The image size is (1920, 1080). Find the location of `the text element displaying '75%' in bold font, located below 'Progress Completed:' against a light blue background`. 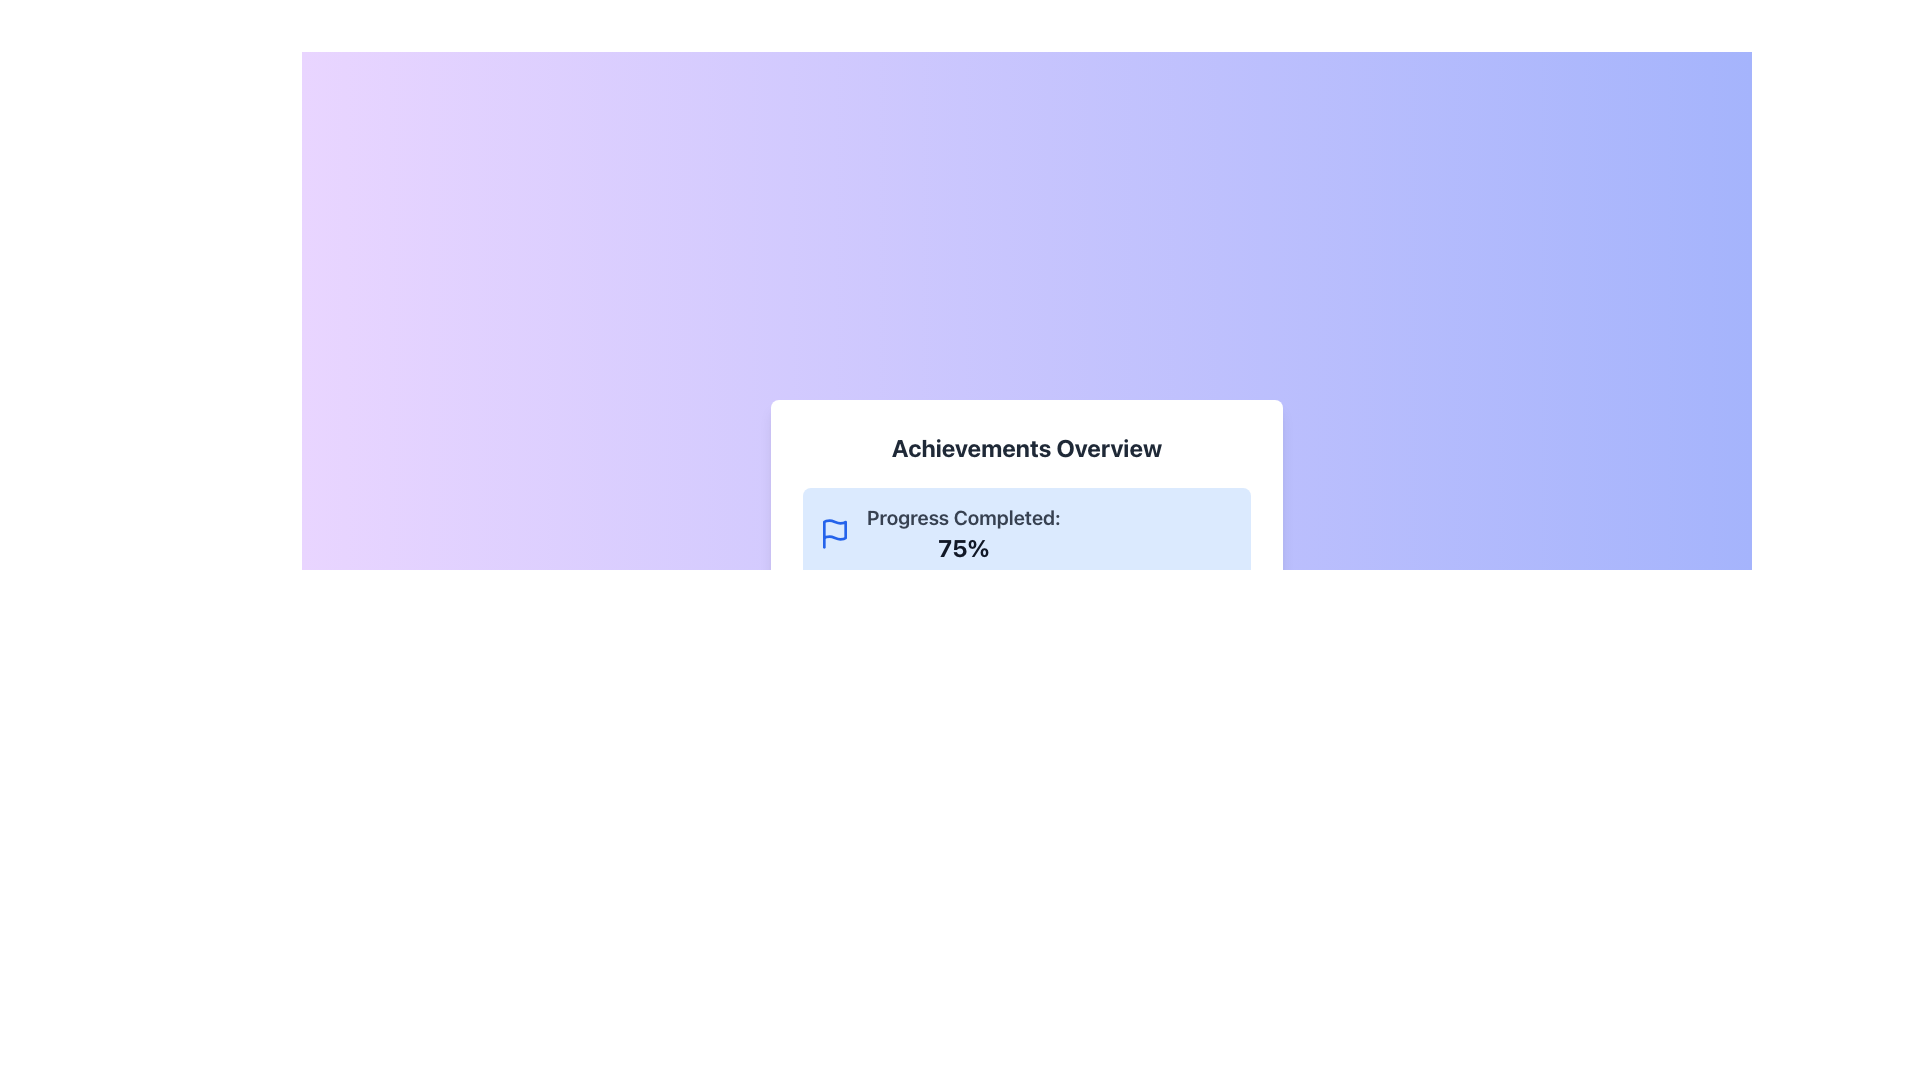

the text element displaying '75%' in bold font, located below 'Progress Completed:' against a light blue background is located at coordinates (963, 547).